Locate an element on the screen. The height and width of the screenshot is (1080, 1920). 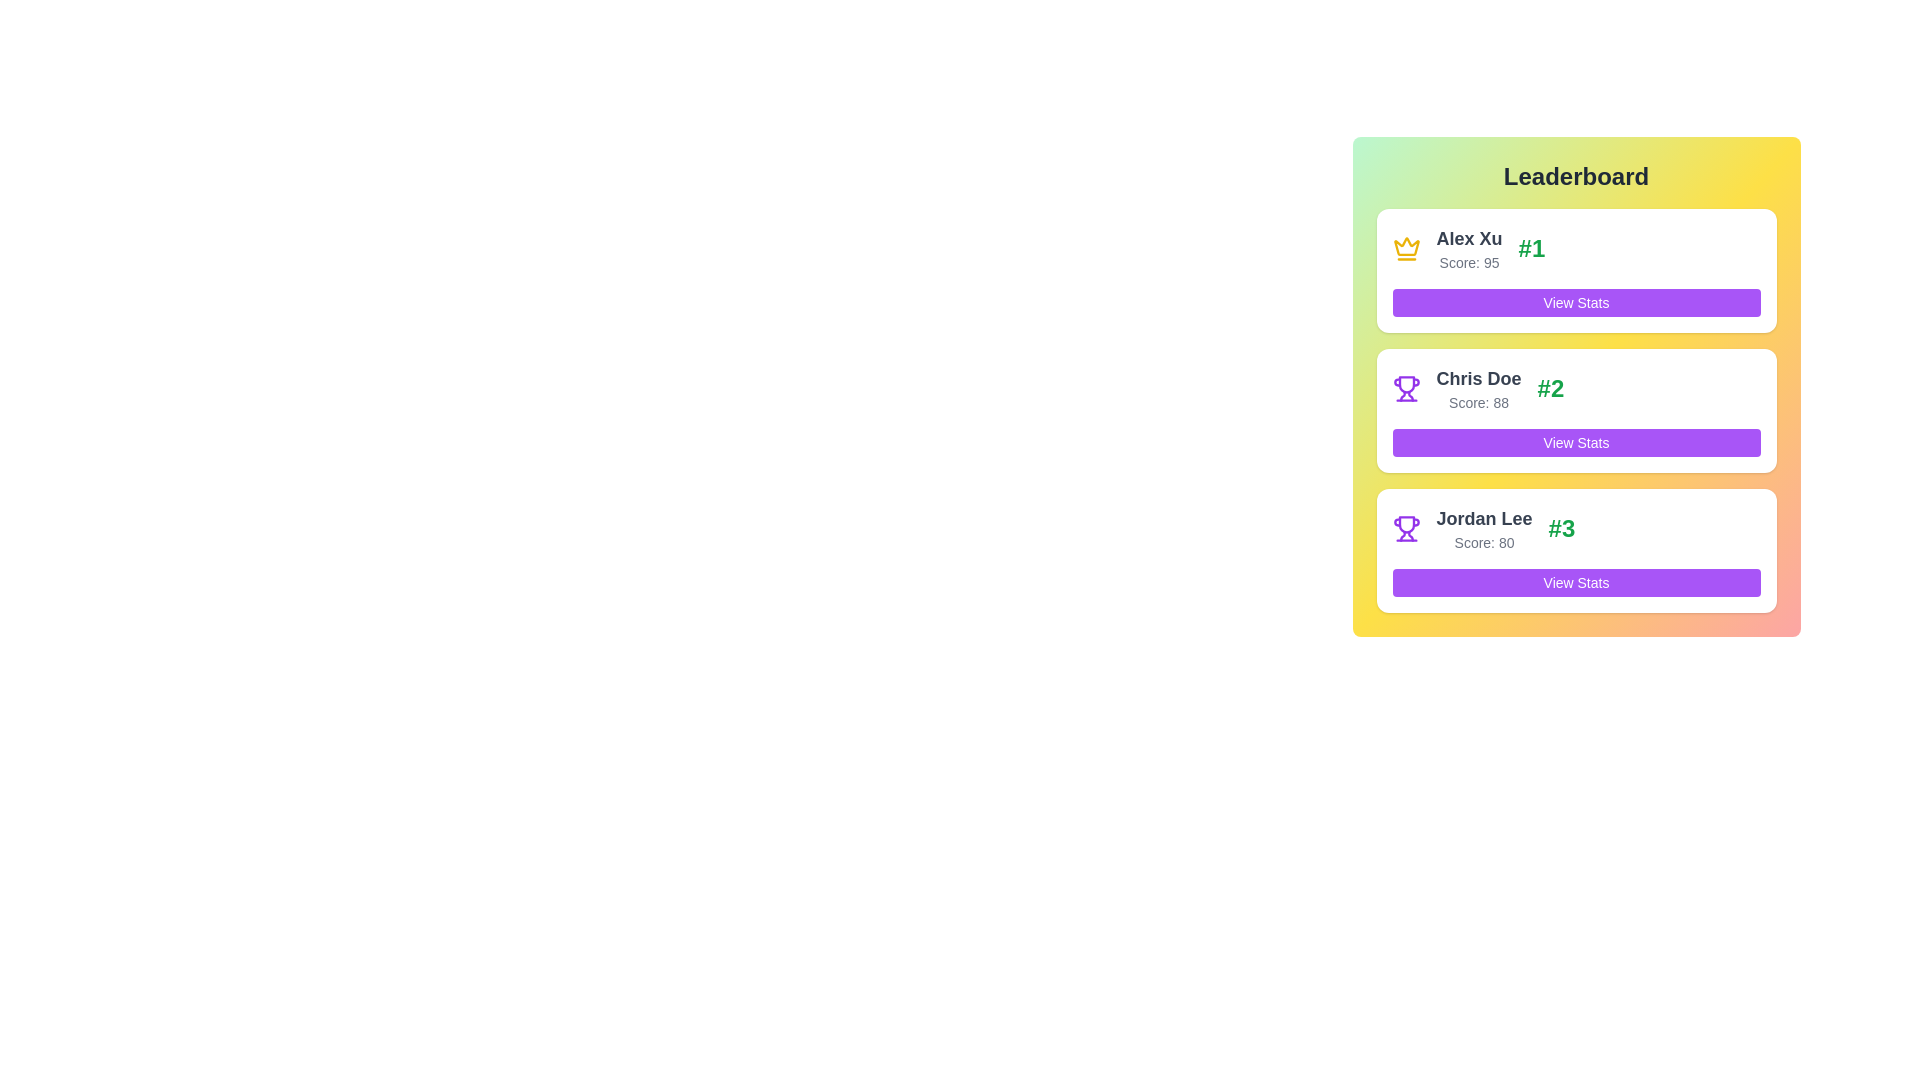
the 'View Stats' button for player Jordan Lee is located at coordinates (1575, 582).